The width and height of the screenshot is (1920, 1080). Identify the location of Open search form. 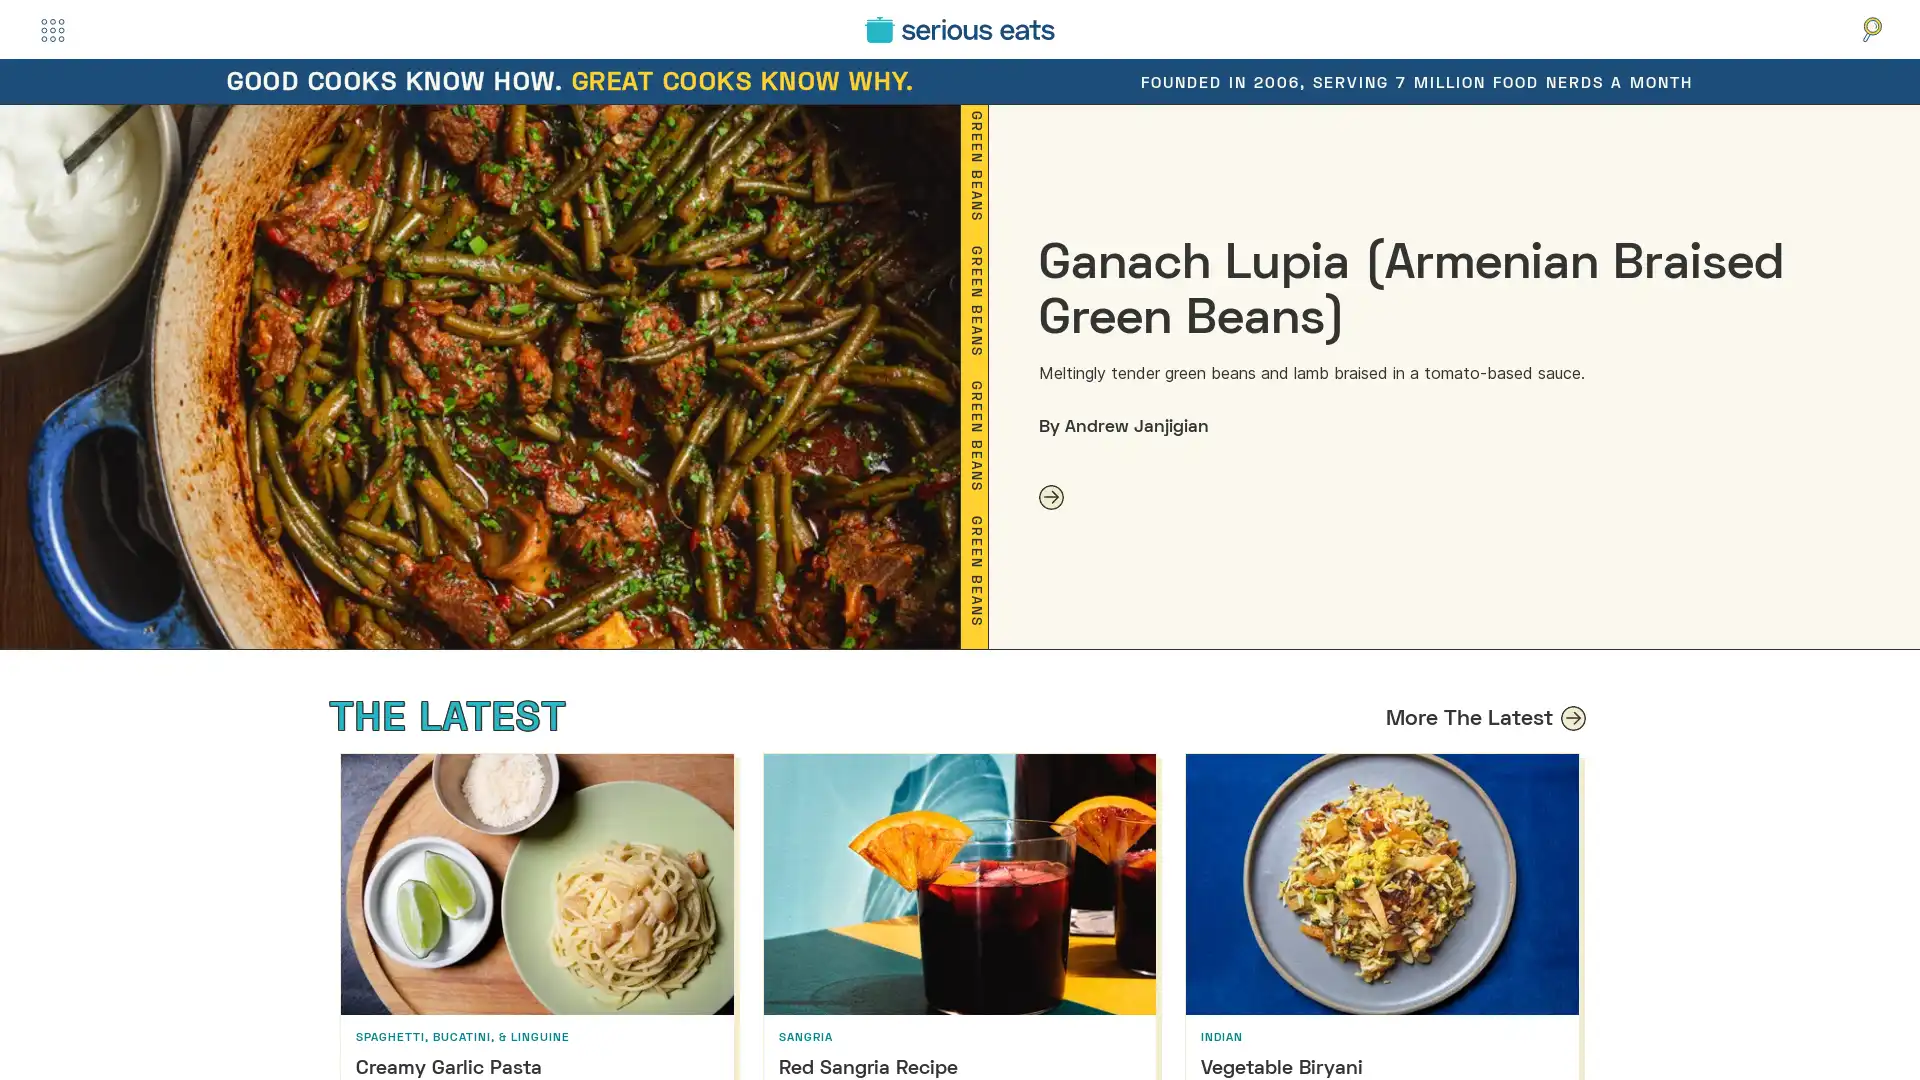
(1871, 29).